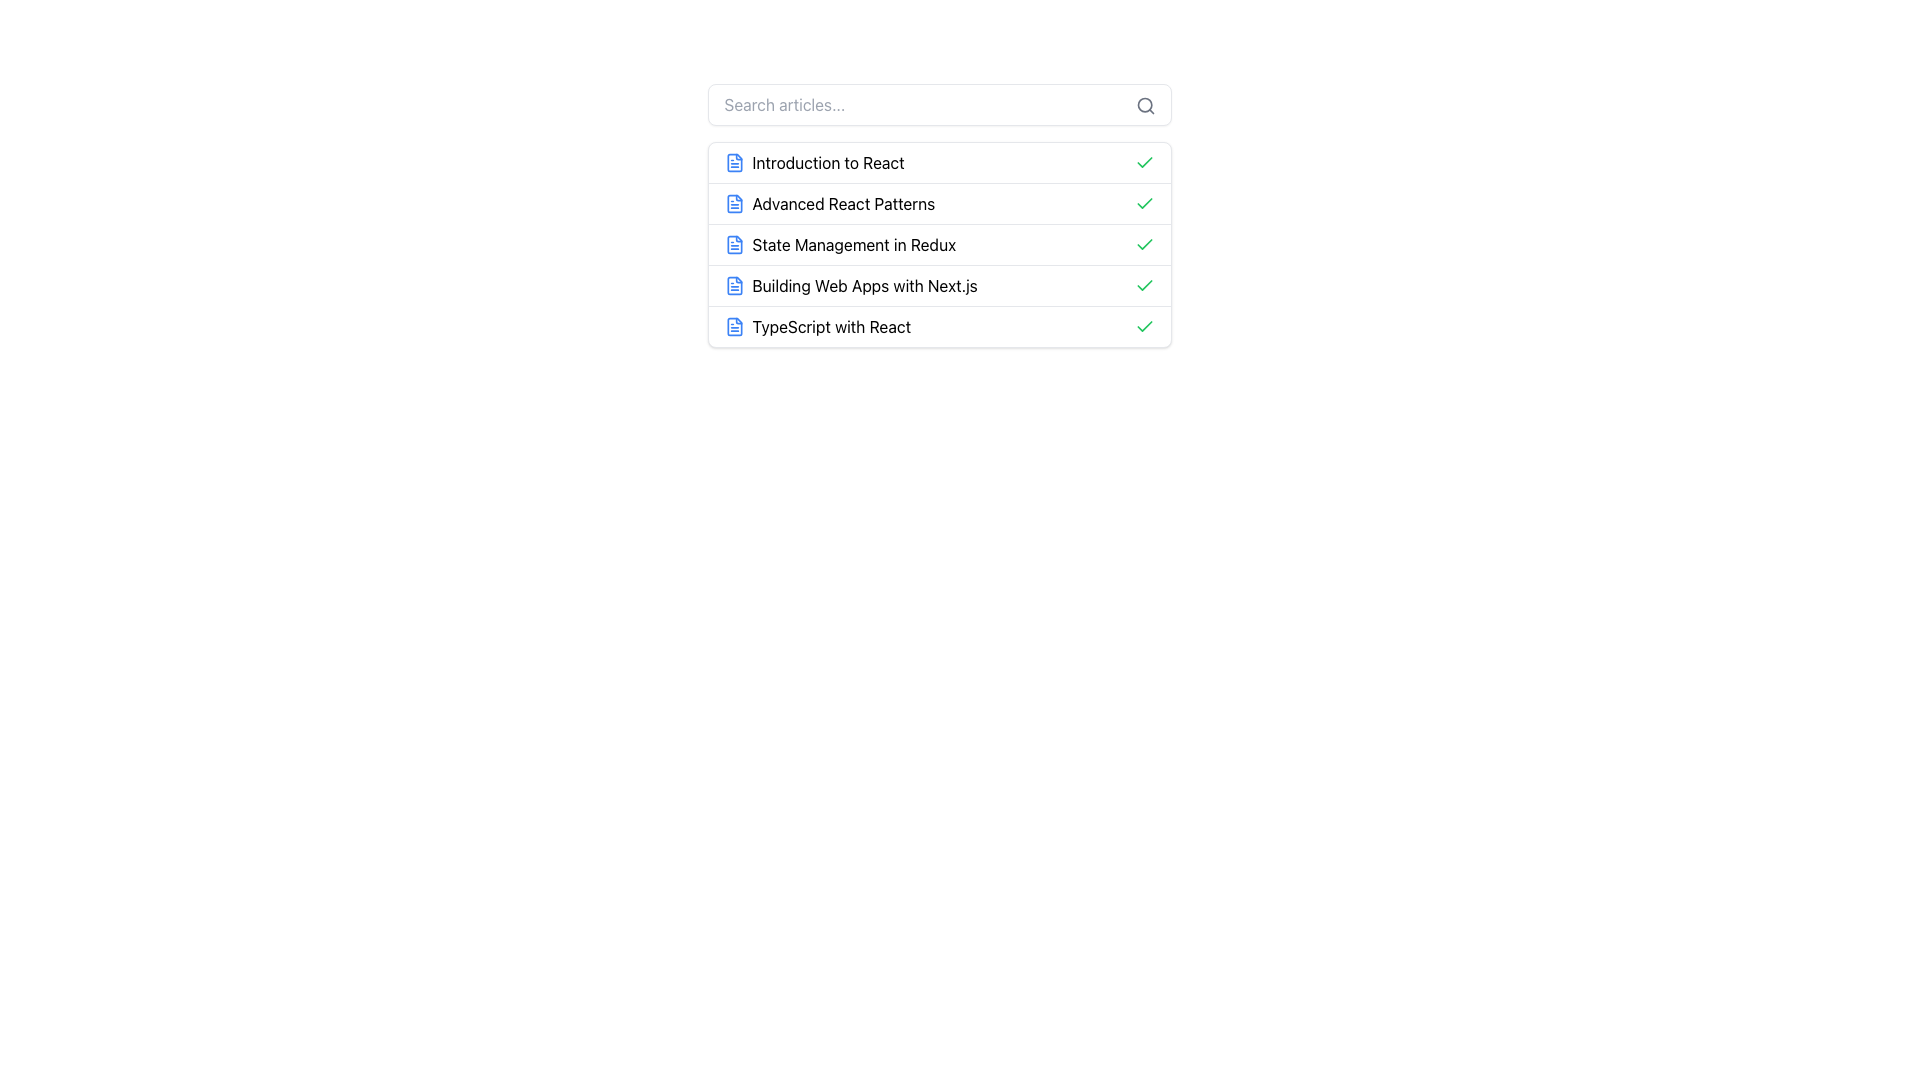 The width and height of the screenshot is (1920, 1080). Describe the element at coordinates (1144, 204) in the screenshot. I see `the completion status icon located at the far right of the 'Advanced React Patterns' list item to indicate that the item is marked as completed or selected` at that location.